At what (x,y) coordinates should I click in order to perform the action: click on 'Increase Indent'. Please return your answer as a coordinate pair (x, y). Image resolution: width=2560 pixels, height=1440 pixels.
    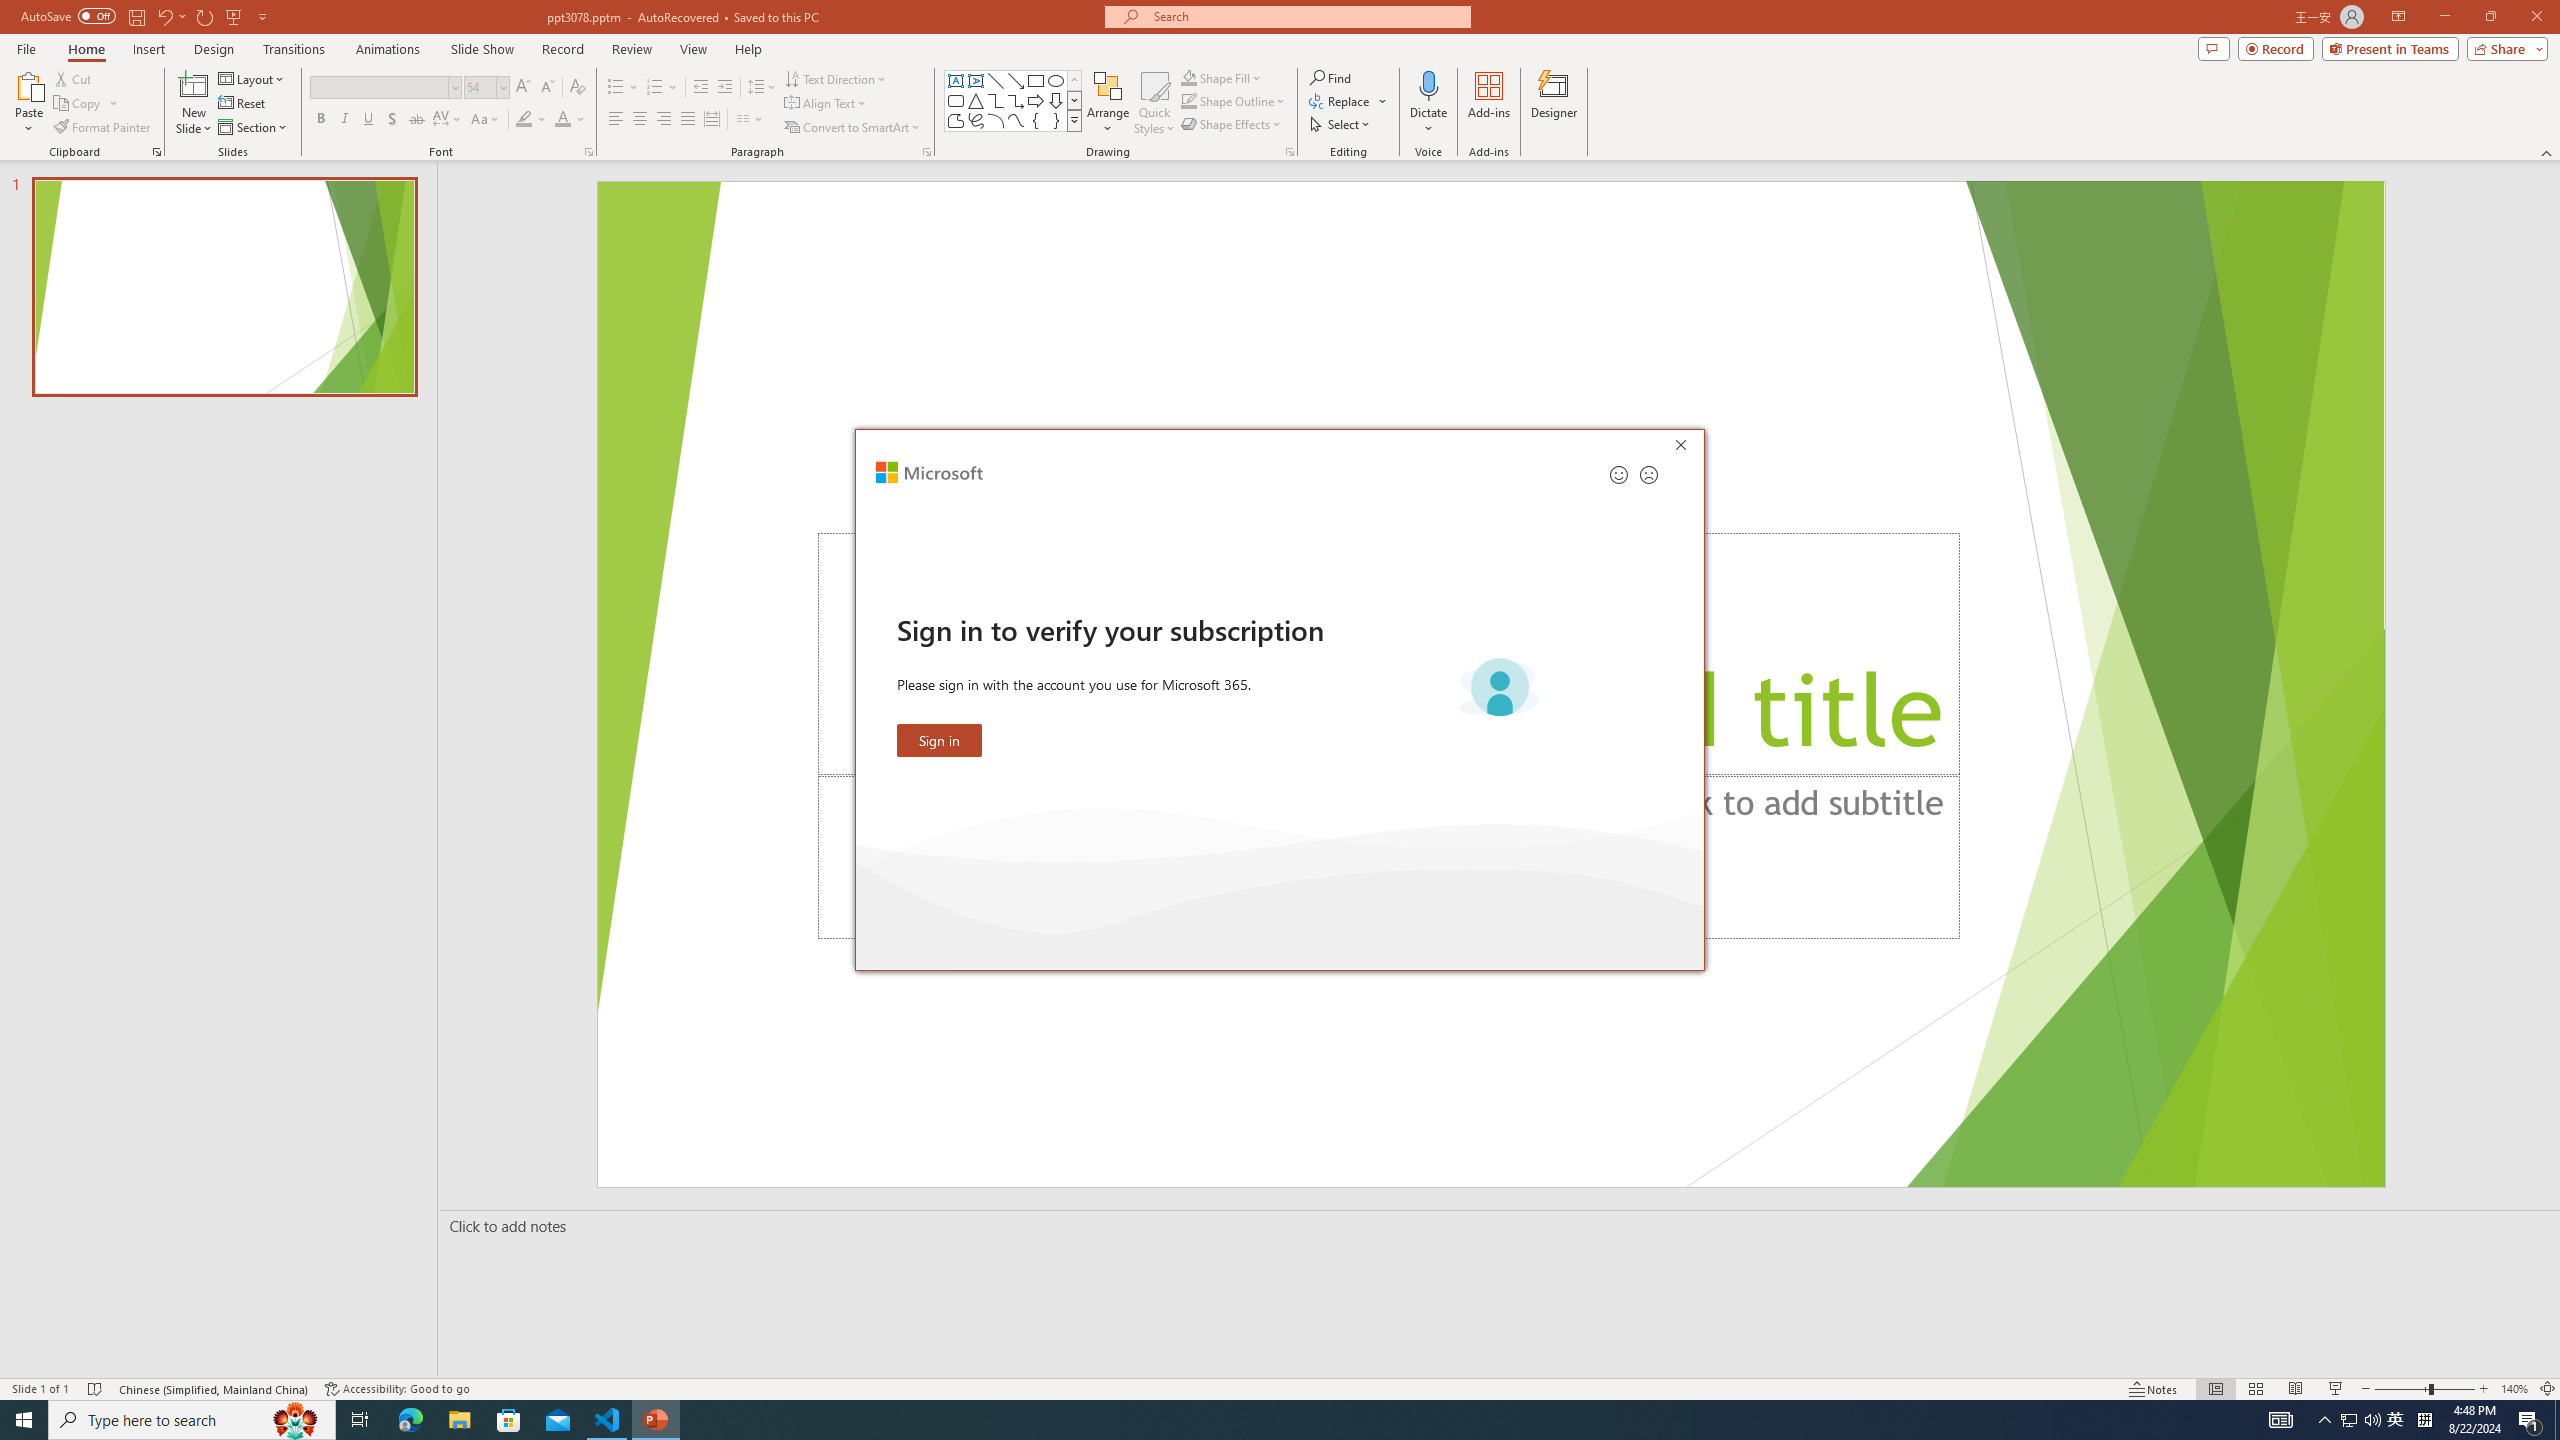
    Looking at the image, I should click on (725, 87).